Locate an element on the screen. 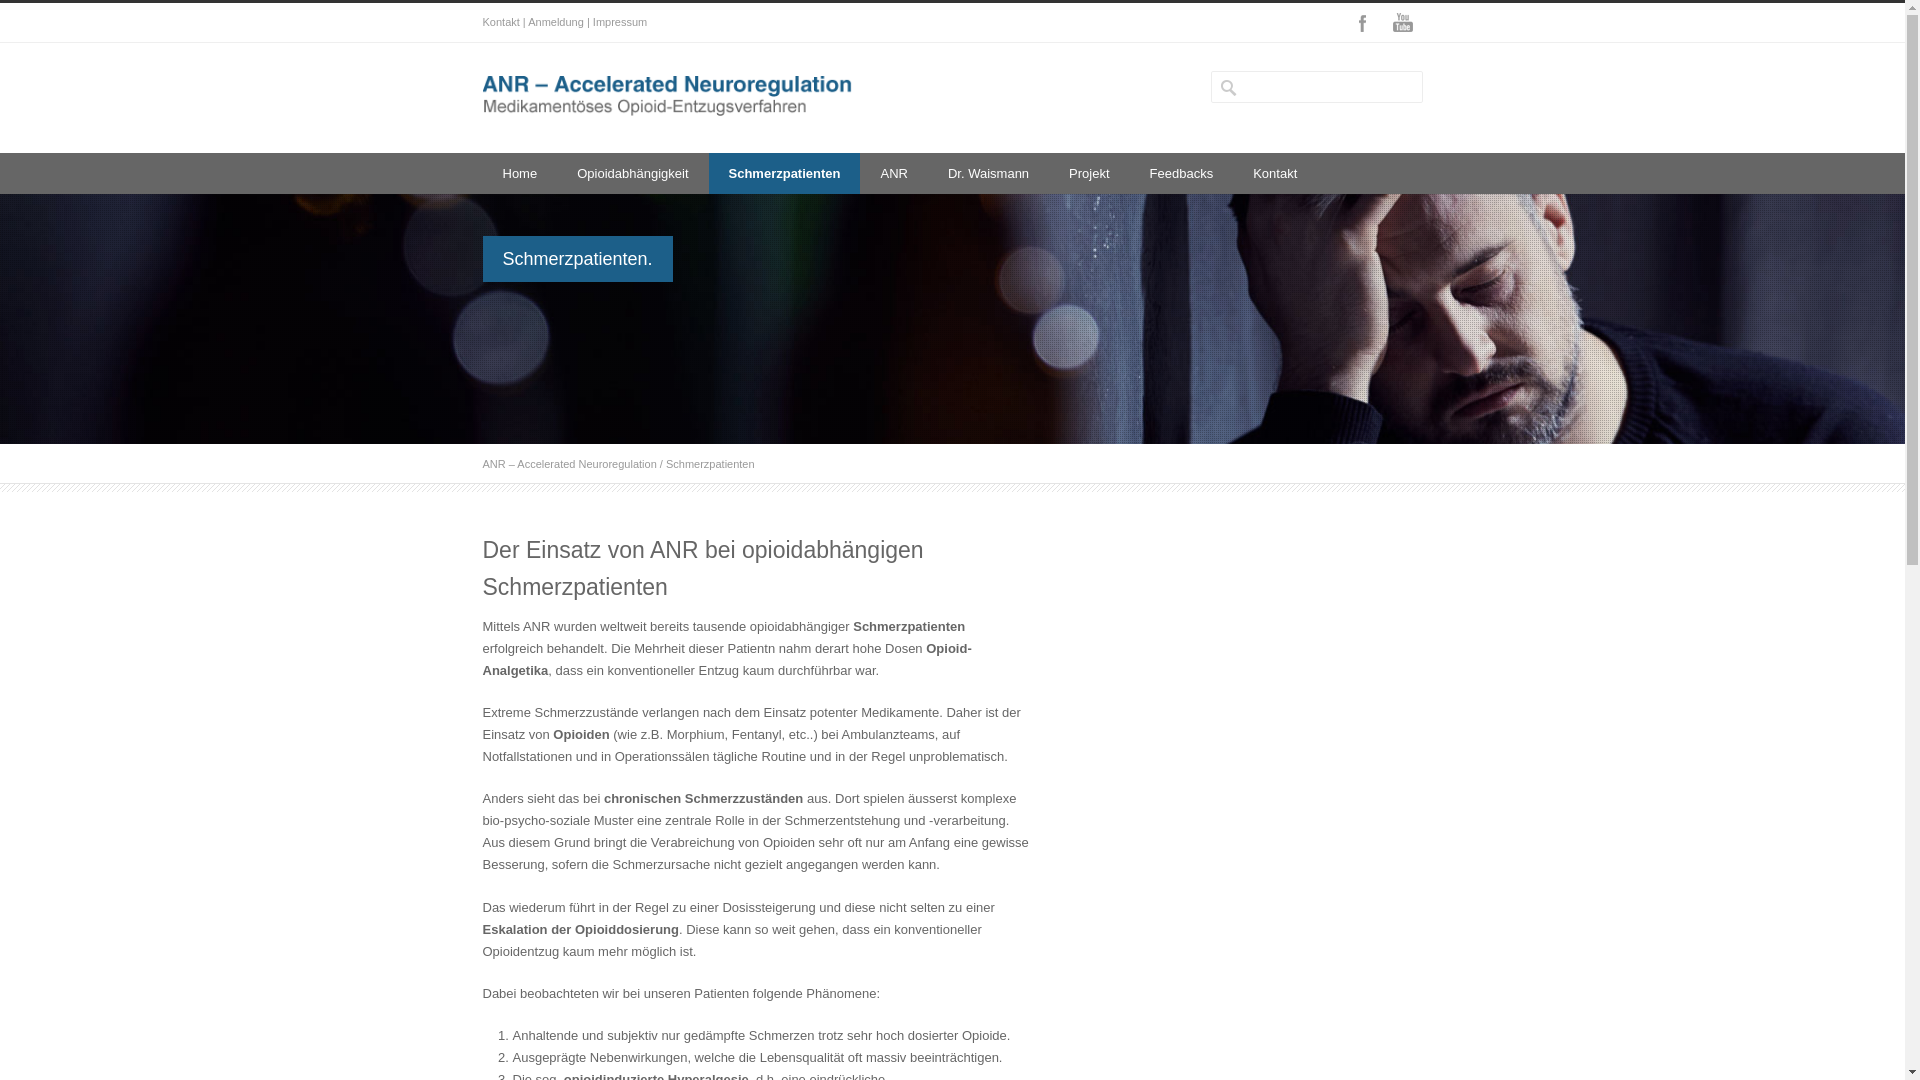 The height and width of the screenshot is (1080, 1920). 'Schmerzpatienten' is located at coordinates (708, 172).